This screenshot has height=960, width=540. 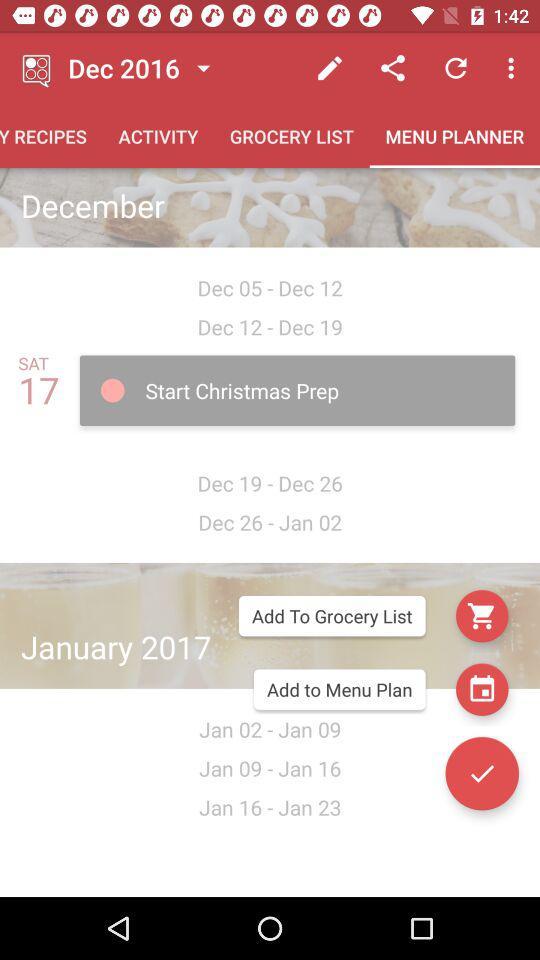 I want to click on the check icon, so click(x=481, y=772).